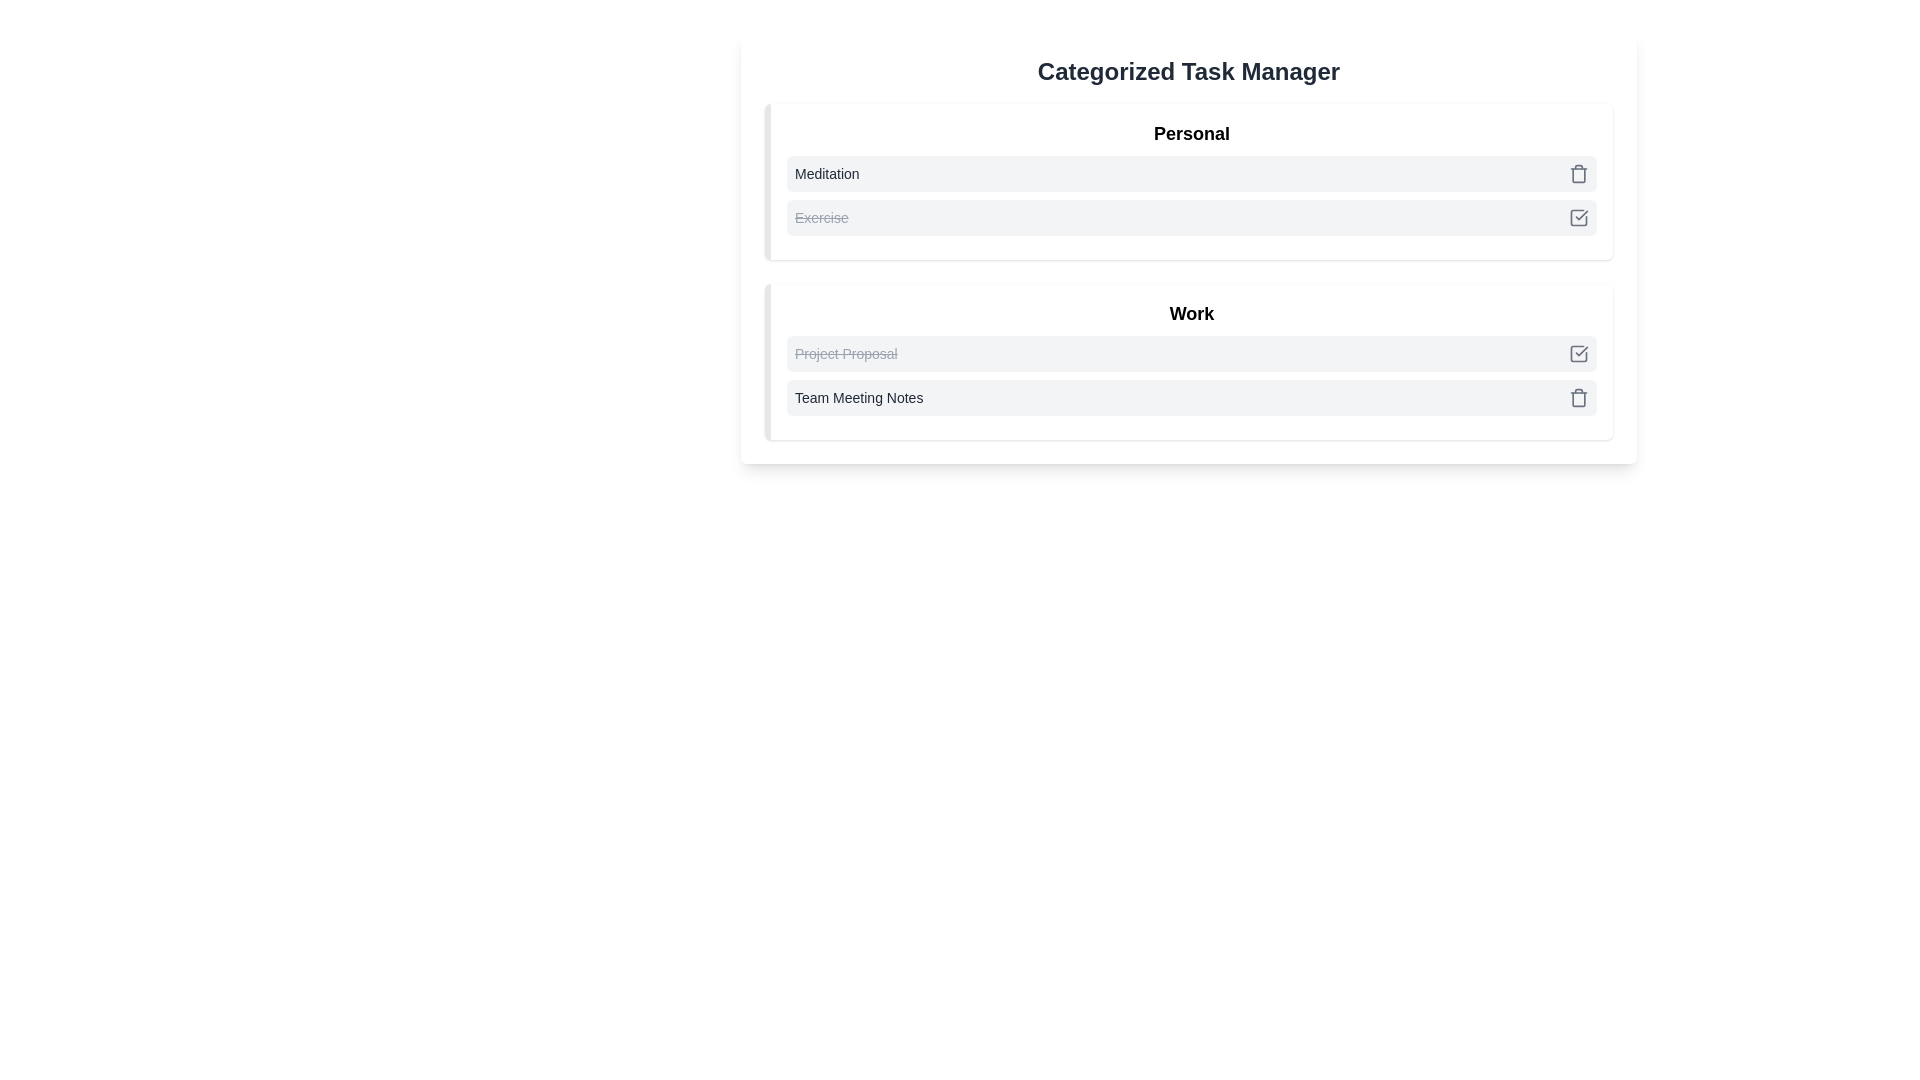 This screenshot has height=1080, width=1920. What do you see at coordinates (1189, 71) in the screenshot?
I see `the Text label (Header) at the top of the card containing categorized items such as 'Personal' and 'Work'` at bounding box center [1189, 71].